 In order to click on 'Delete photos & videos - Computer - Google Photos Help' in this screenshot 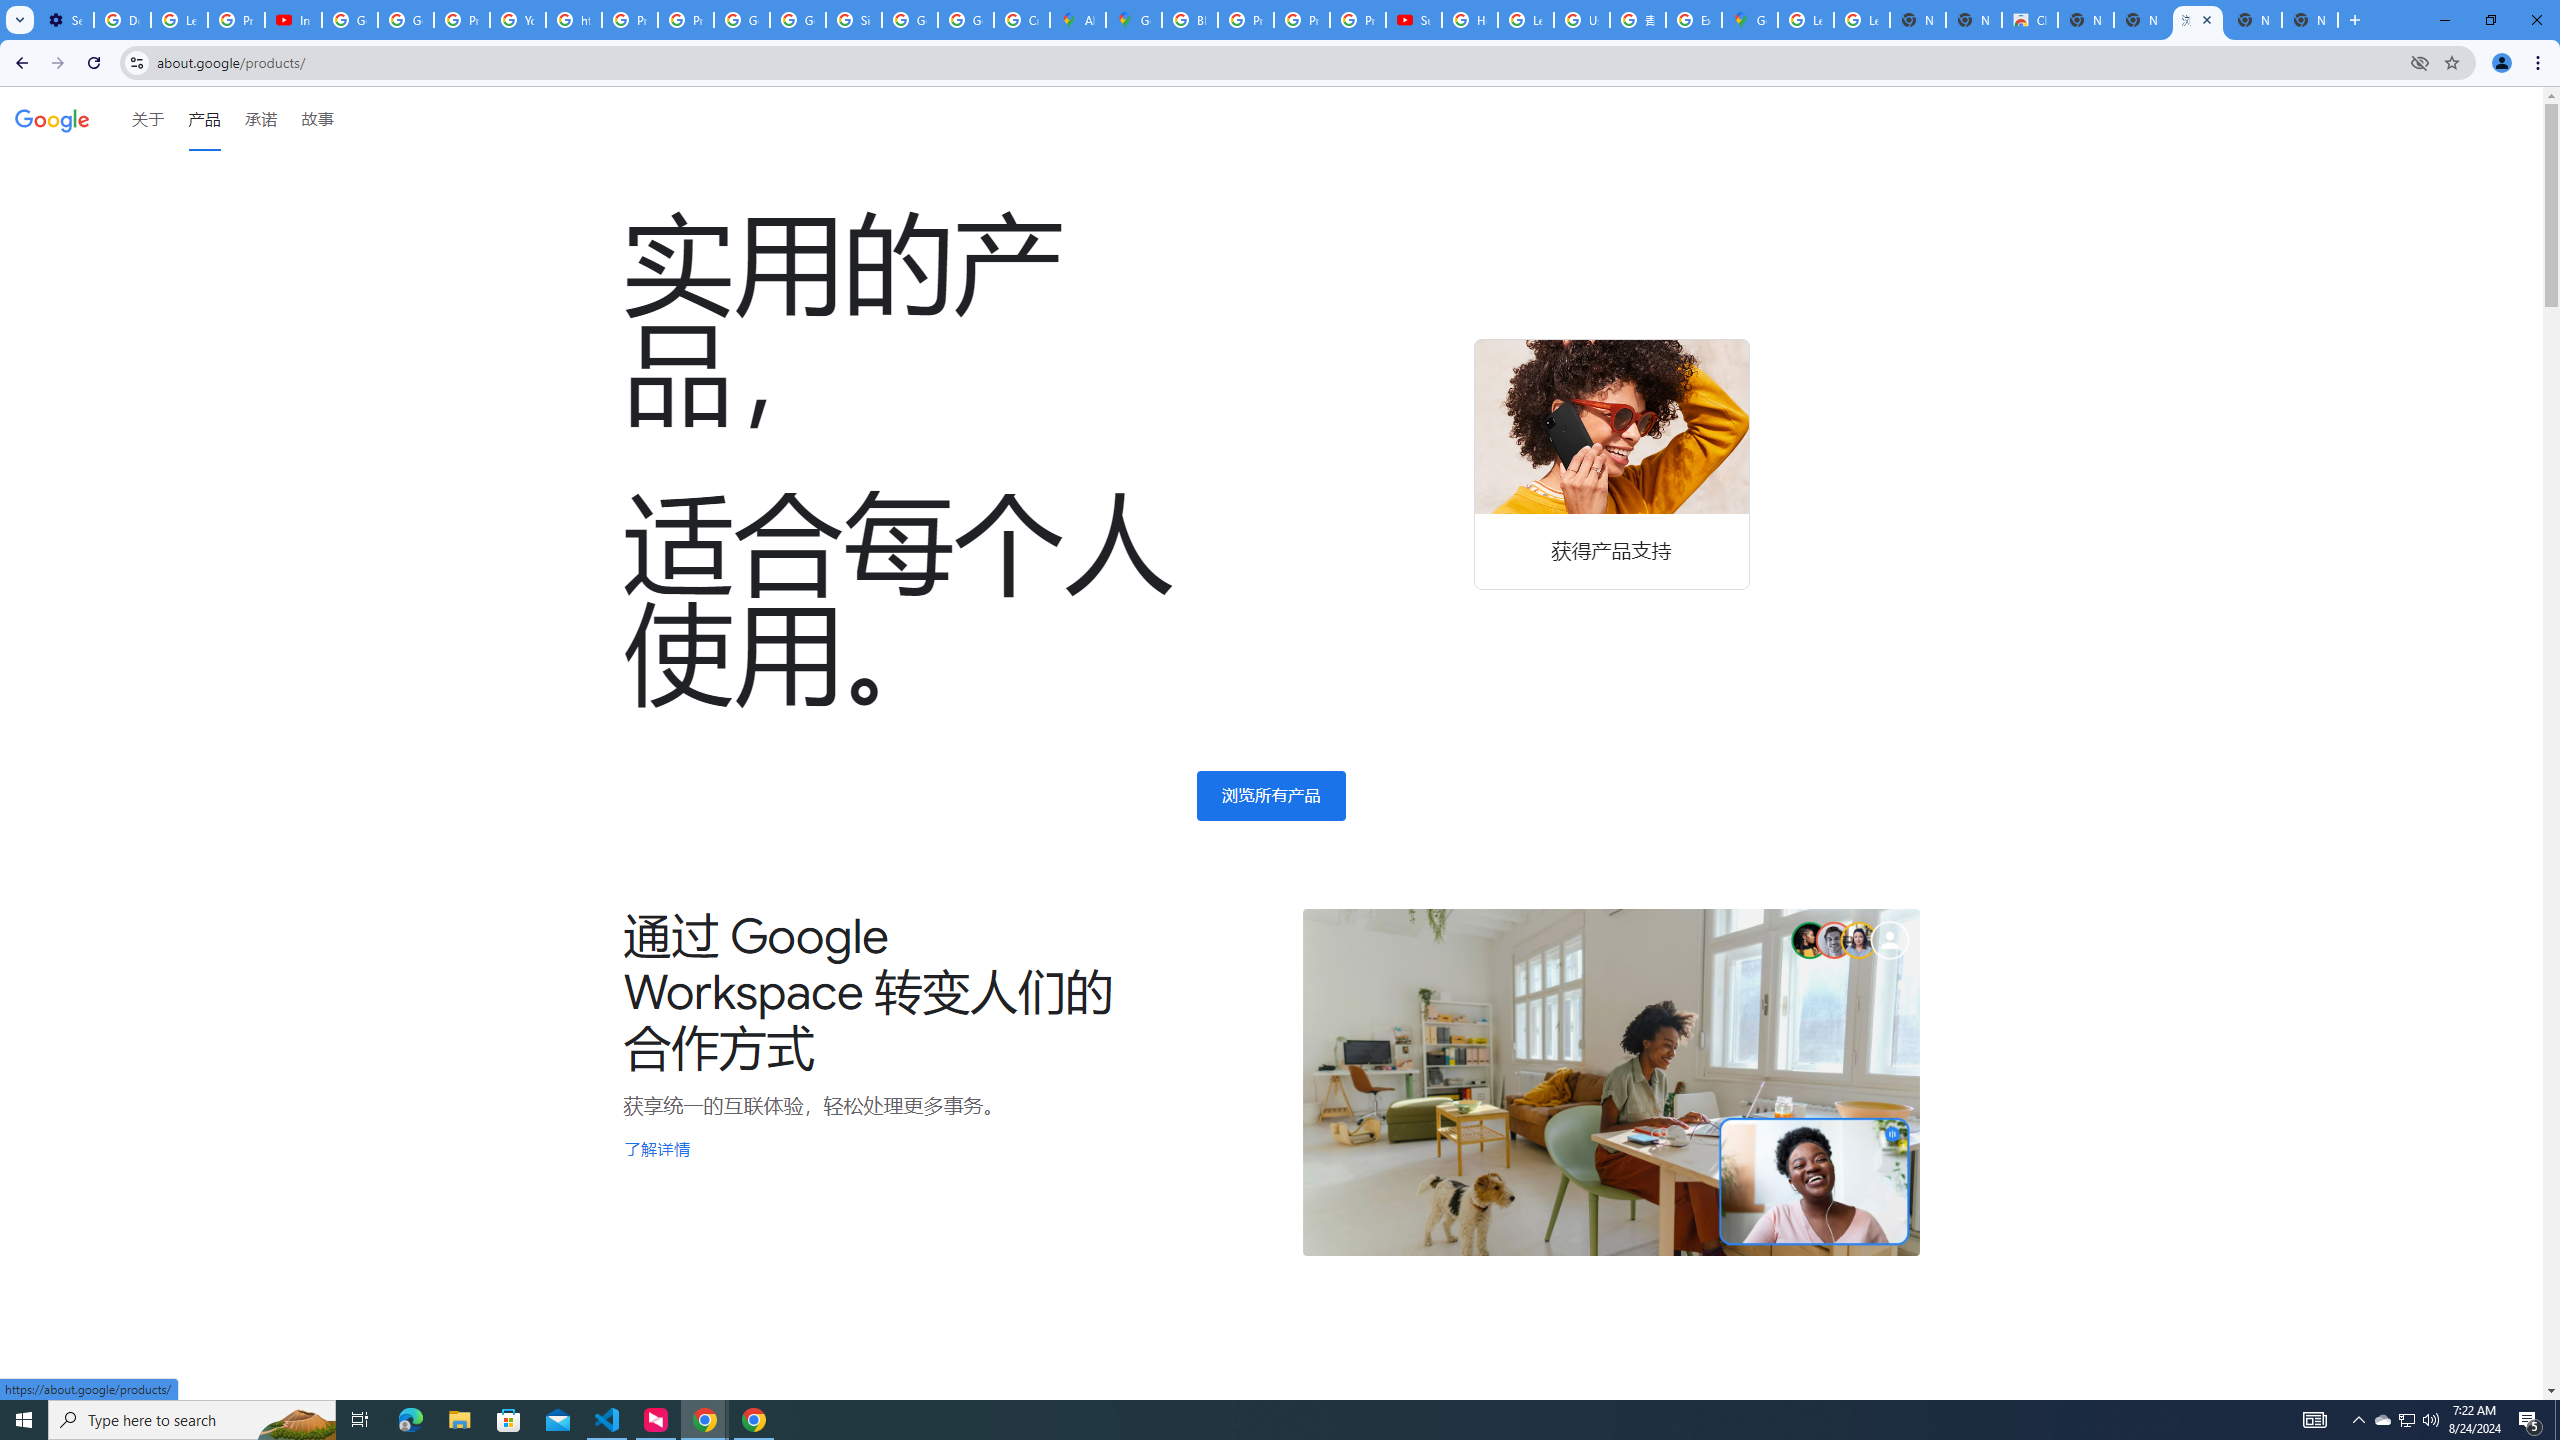, I will do `click(121, 19)`.